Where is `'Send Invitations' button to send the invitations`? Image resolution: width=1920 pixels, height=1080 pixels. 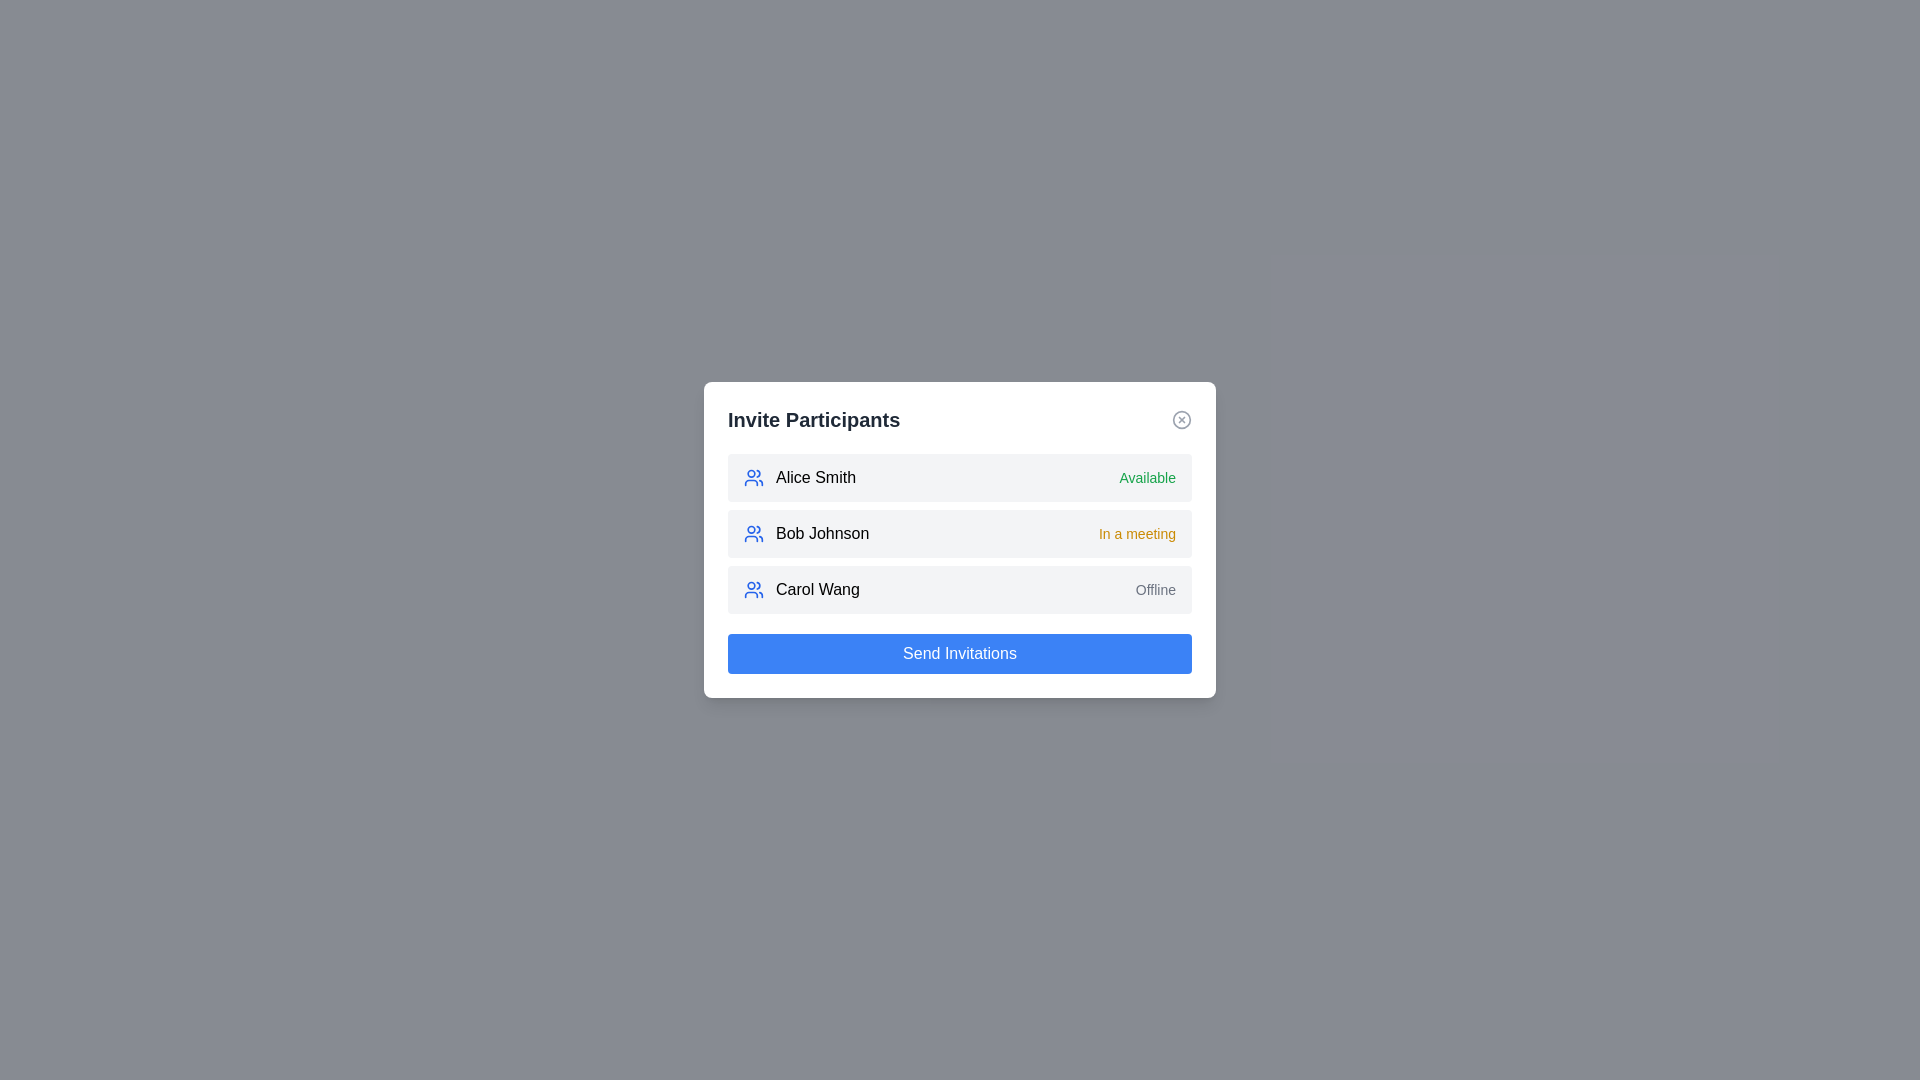
'Send Invitations' button to send the invitations is located at coordinates (960, 654).